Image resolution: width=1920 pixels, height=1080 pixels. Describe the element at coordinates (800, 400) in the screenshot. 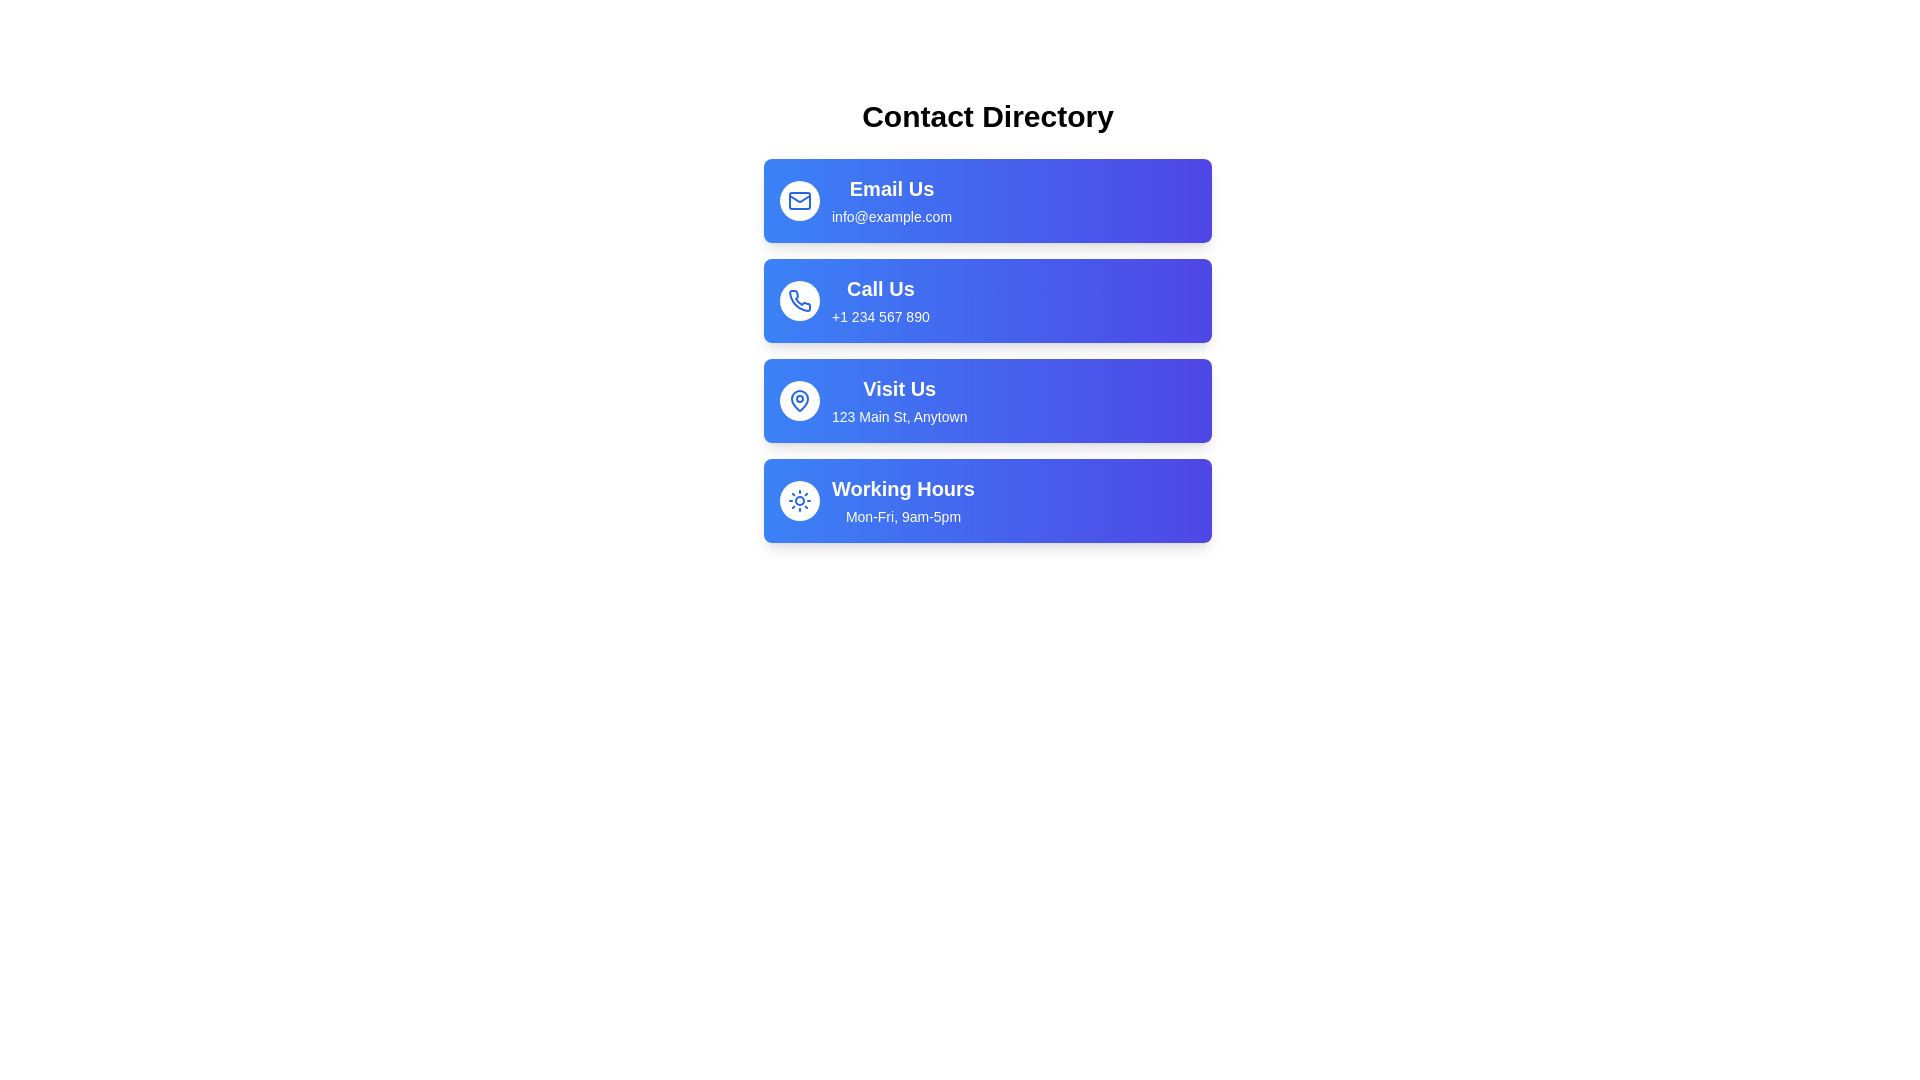

I see `the map pin icon located in the 'Visit Us' section, which is styled with a blue outline and a white background, for information` at that location.